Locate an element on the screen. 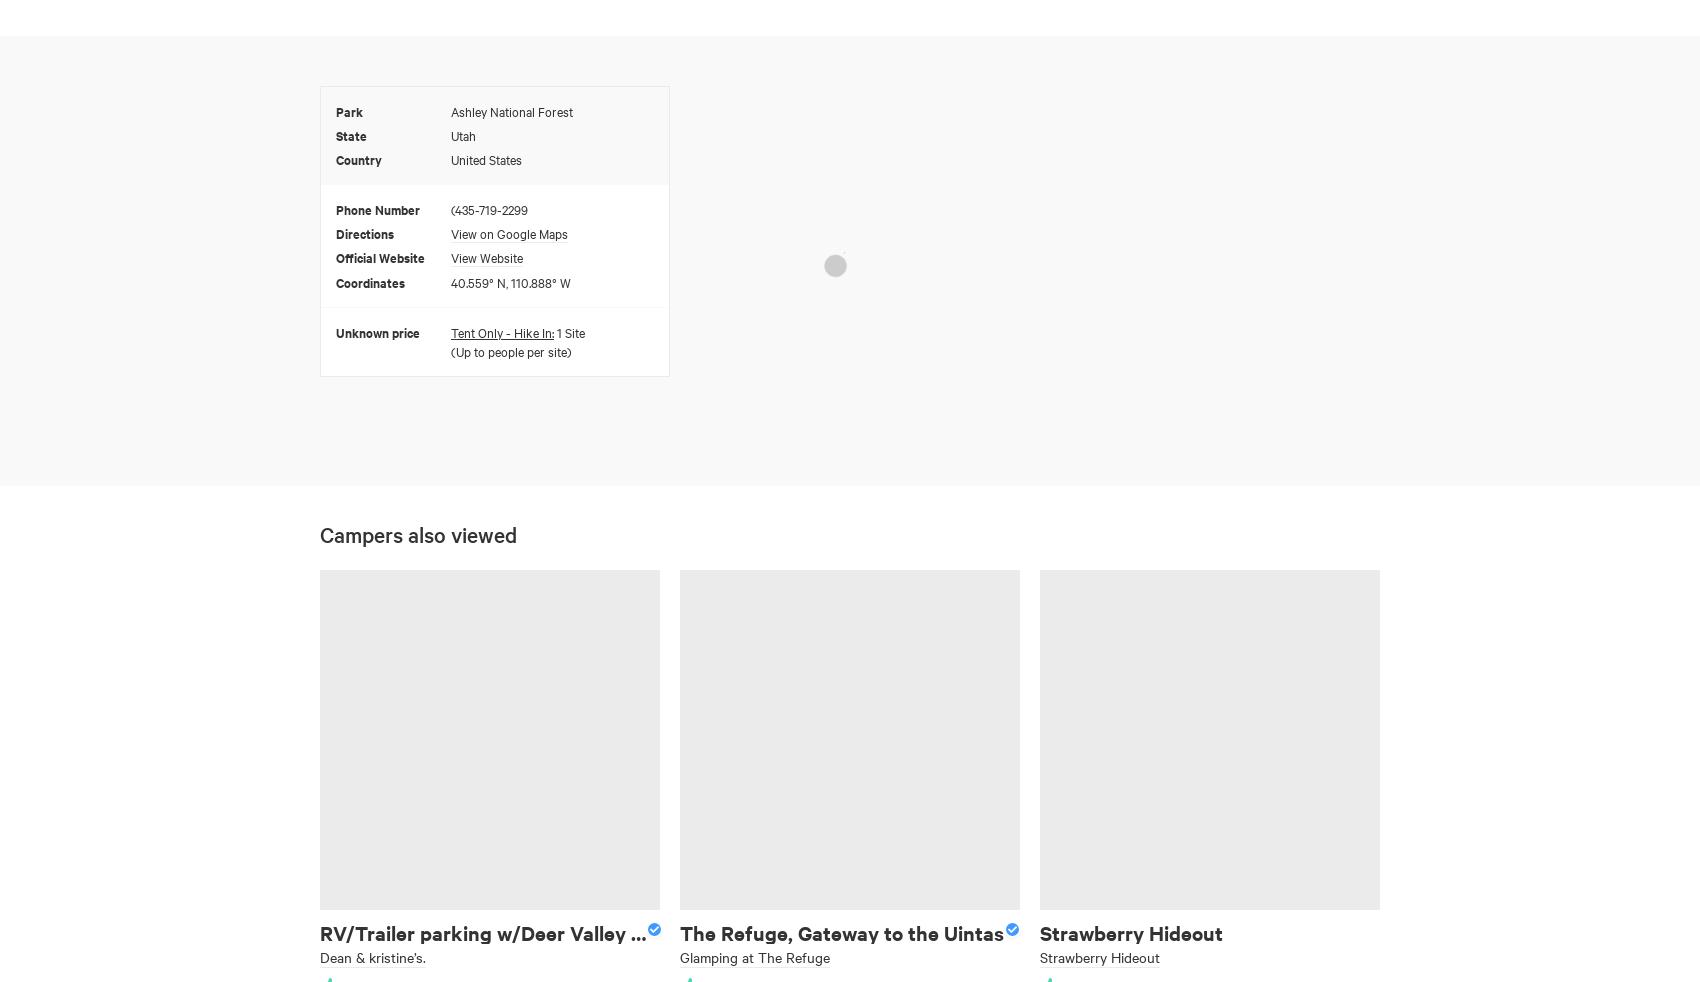  'Park' is located at coordinates (348, 109).